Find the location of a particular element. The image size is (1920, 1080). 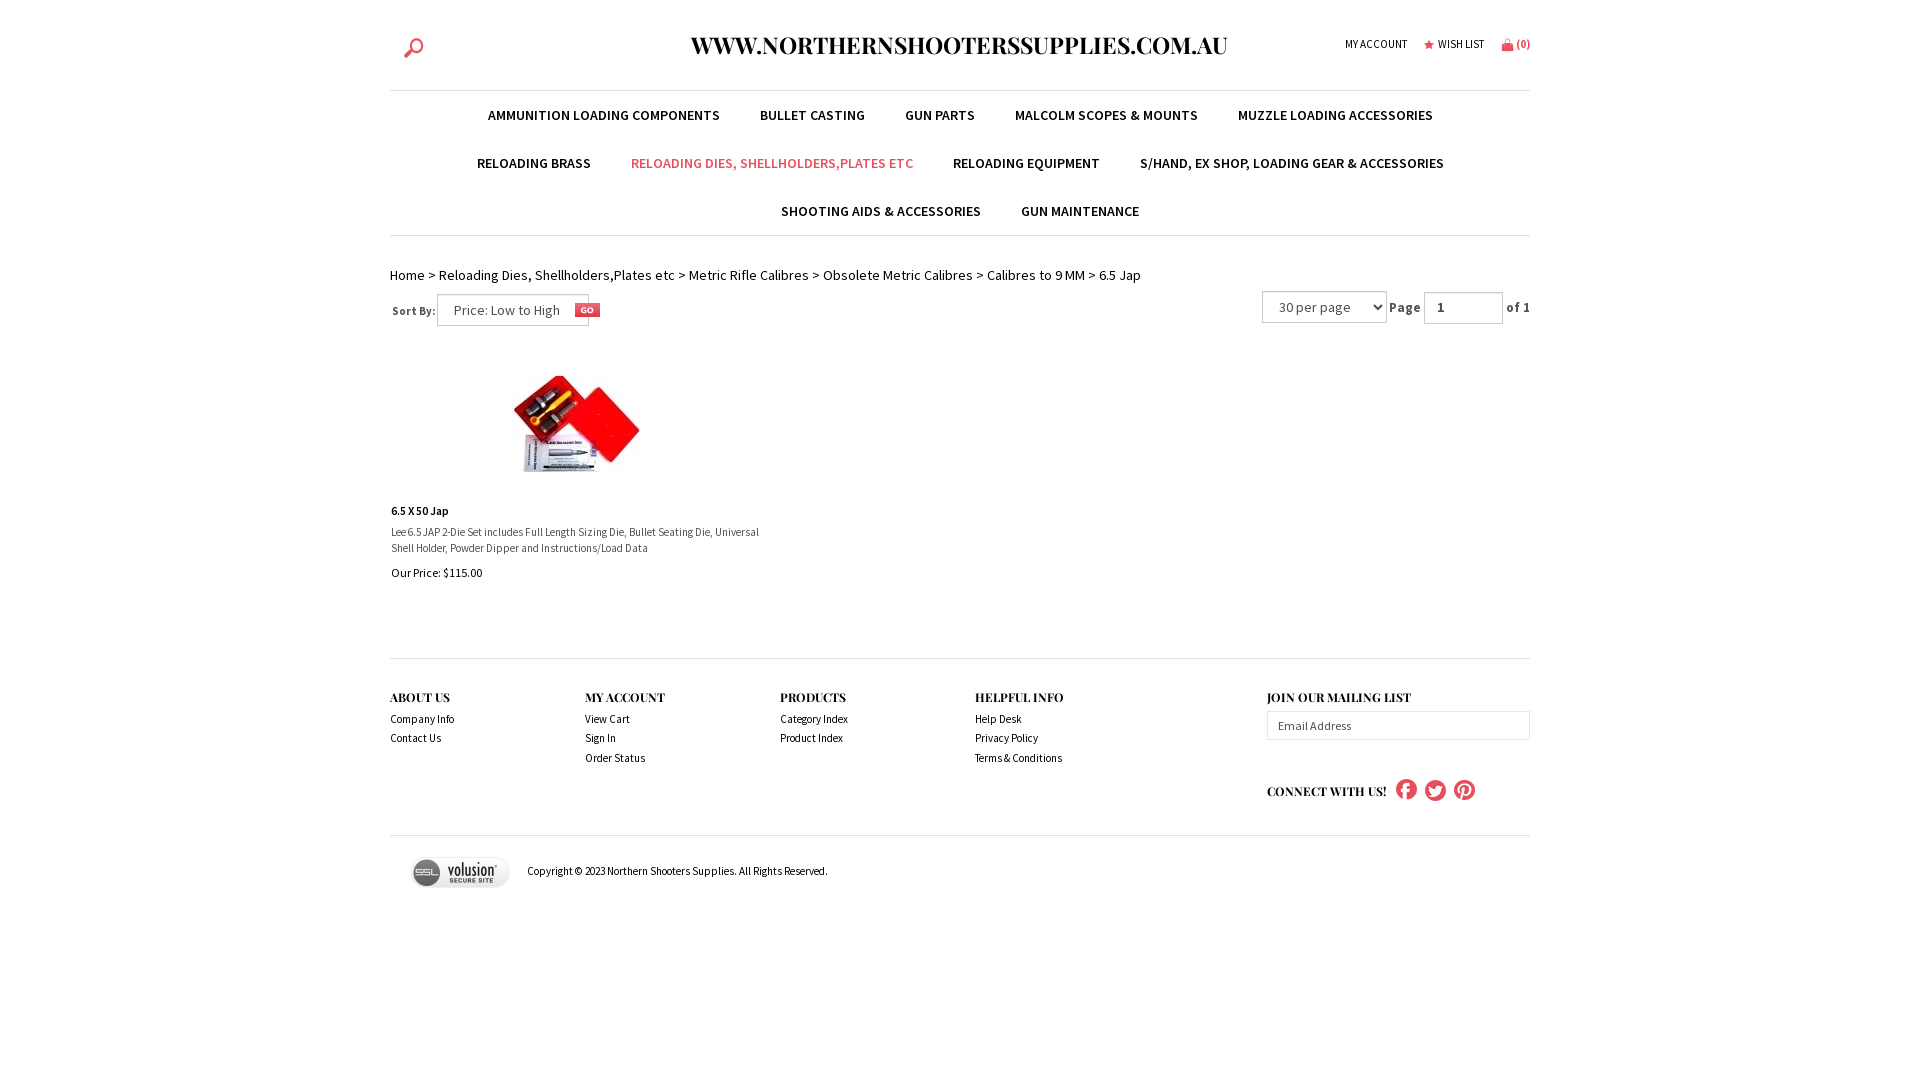

'Home' is located at coordinates (406, 274).